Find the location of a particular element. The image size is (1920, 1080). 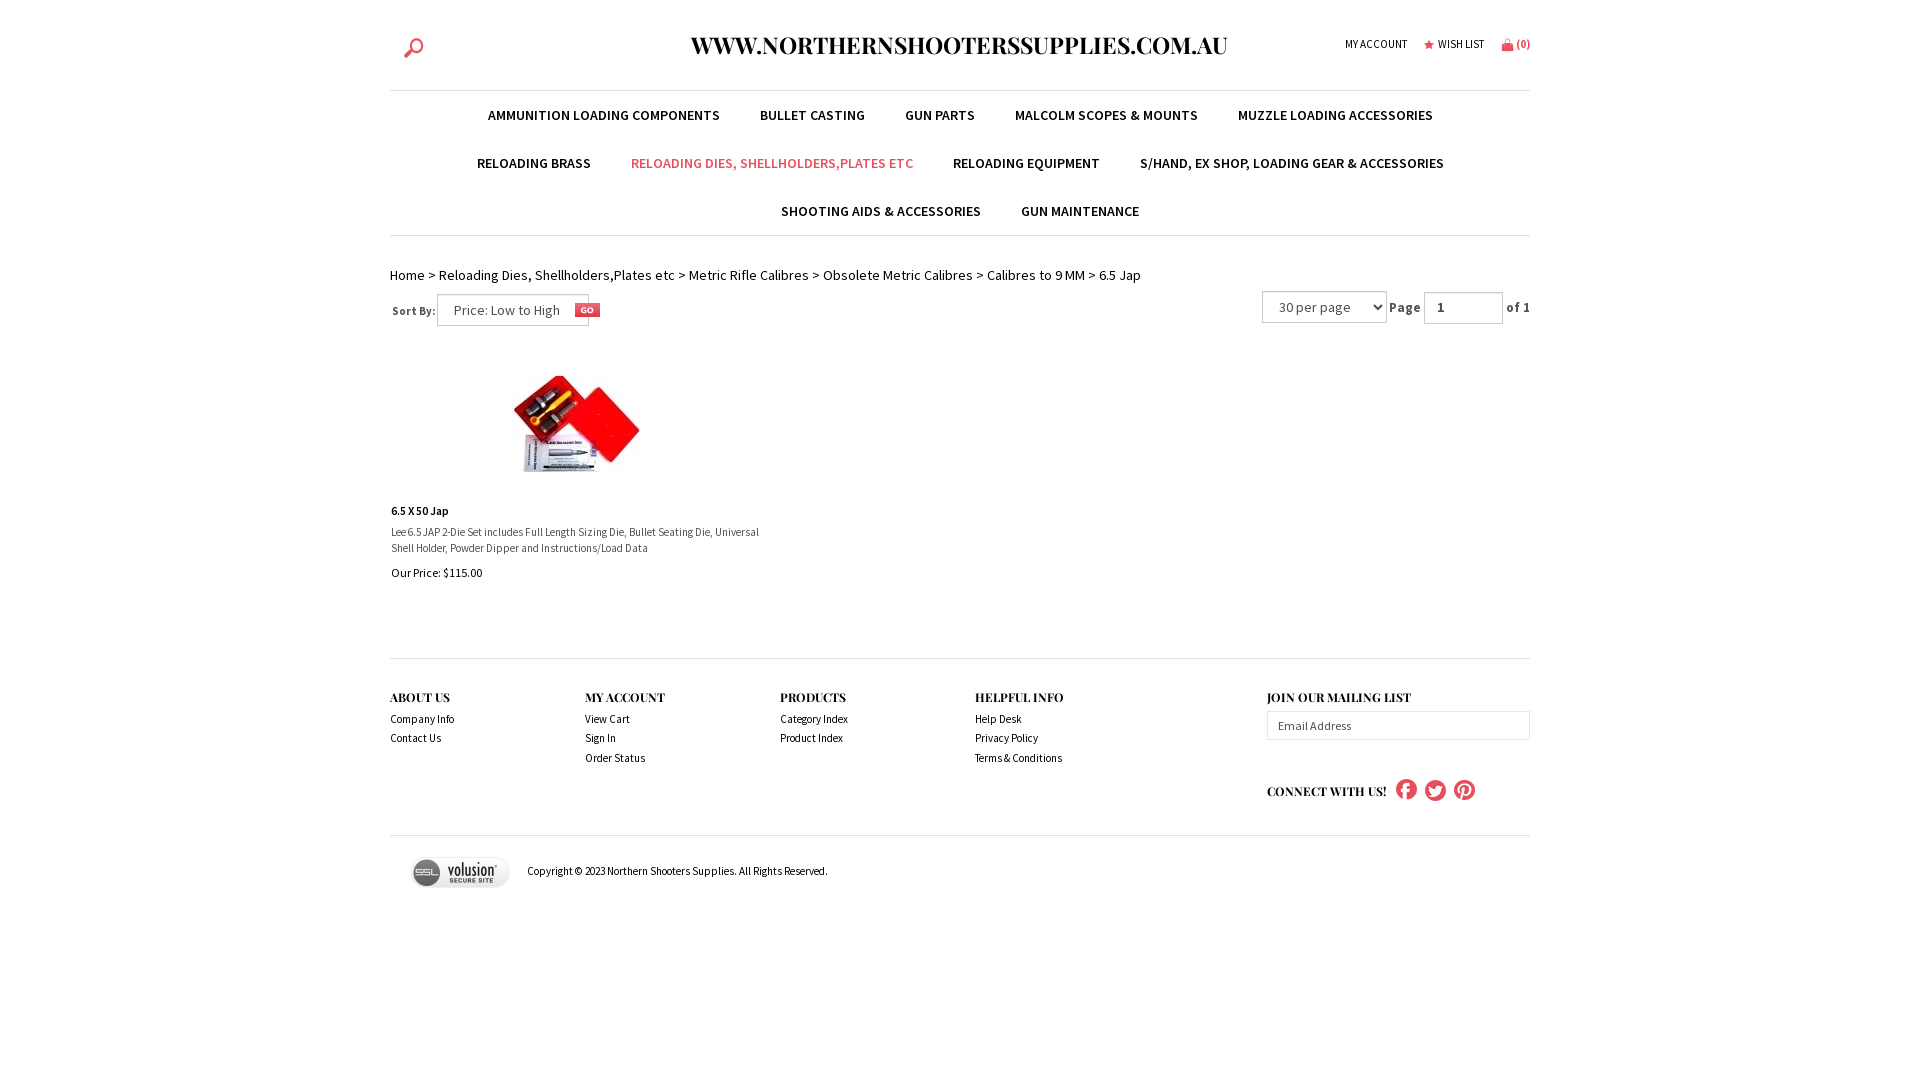

'Home' is located at coordinates (406, 274).